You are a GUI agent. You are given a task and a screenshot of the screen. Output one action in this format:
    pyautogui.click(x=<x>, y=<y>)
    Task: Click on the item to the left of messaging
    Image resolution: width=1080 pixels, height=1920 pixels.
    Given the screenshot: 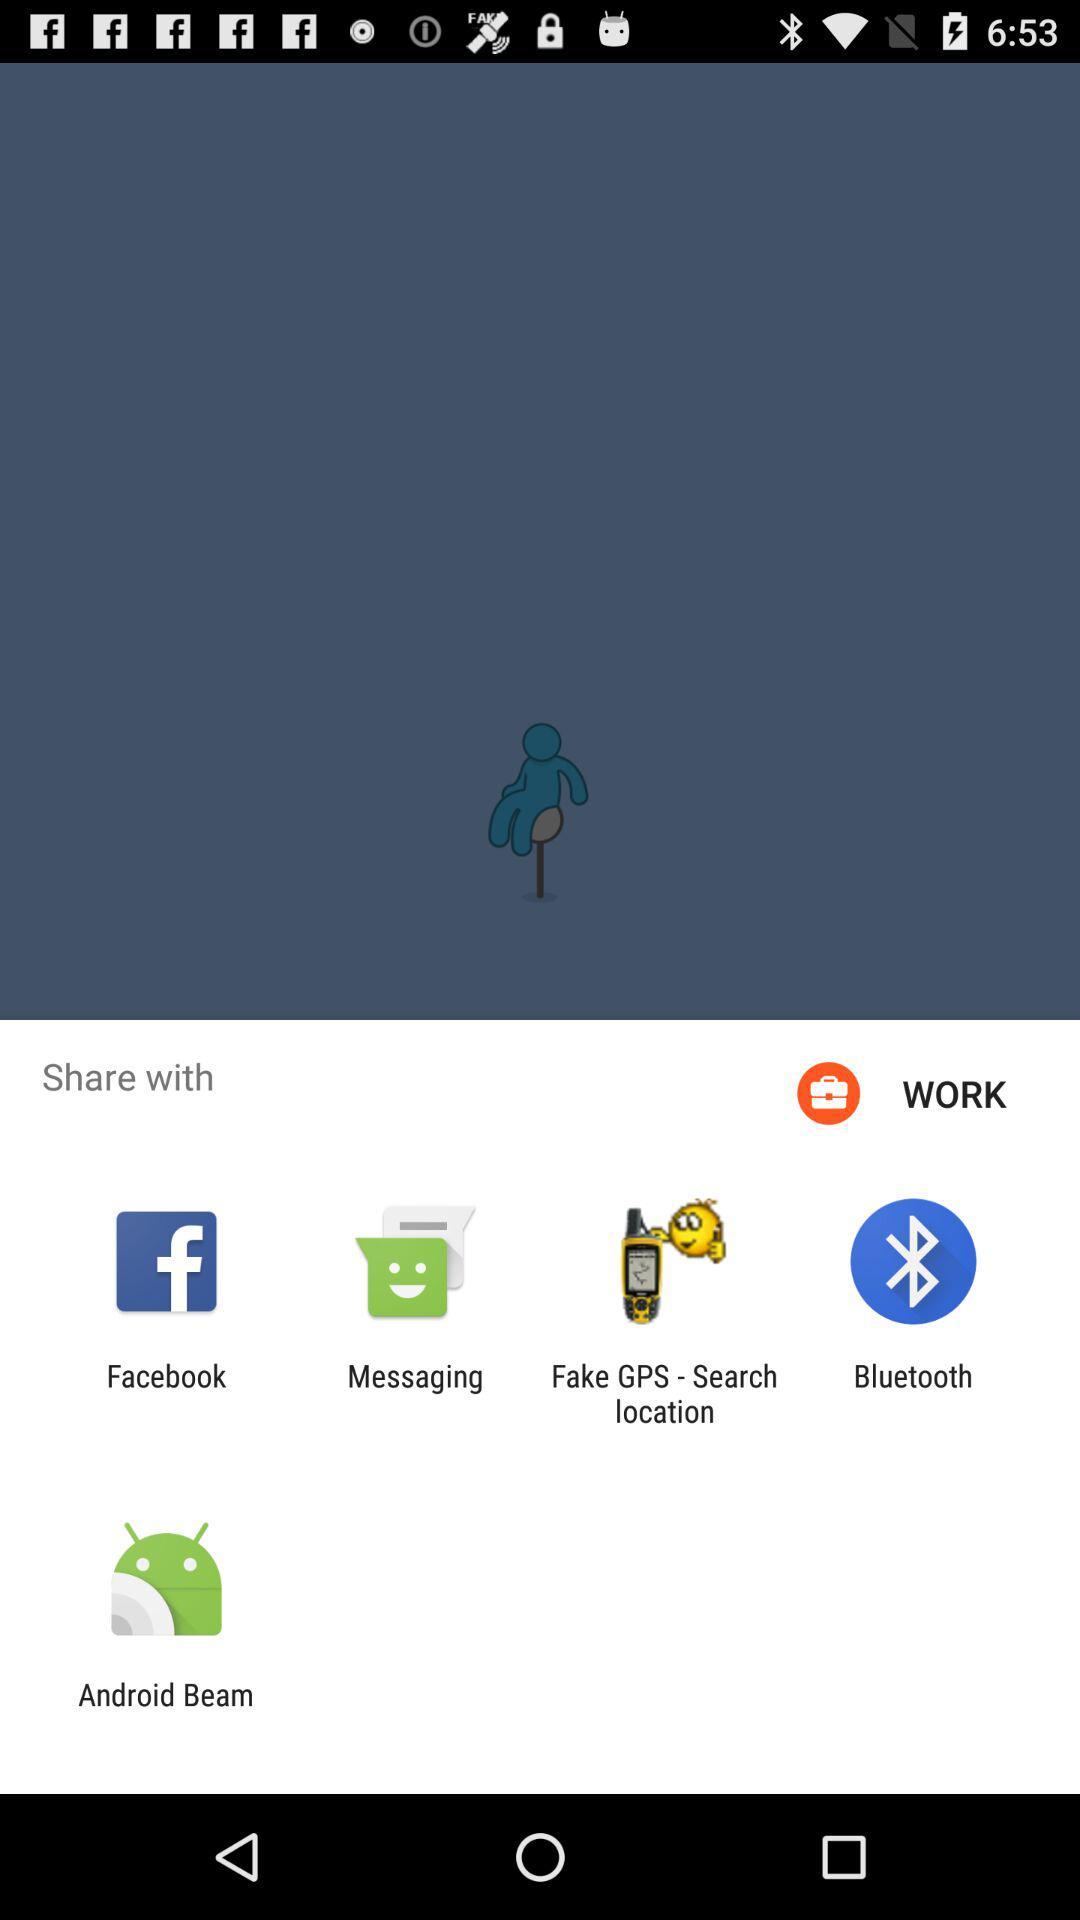 What is the action you would take?
    pyautogui.click(x=165, y=1392)
    